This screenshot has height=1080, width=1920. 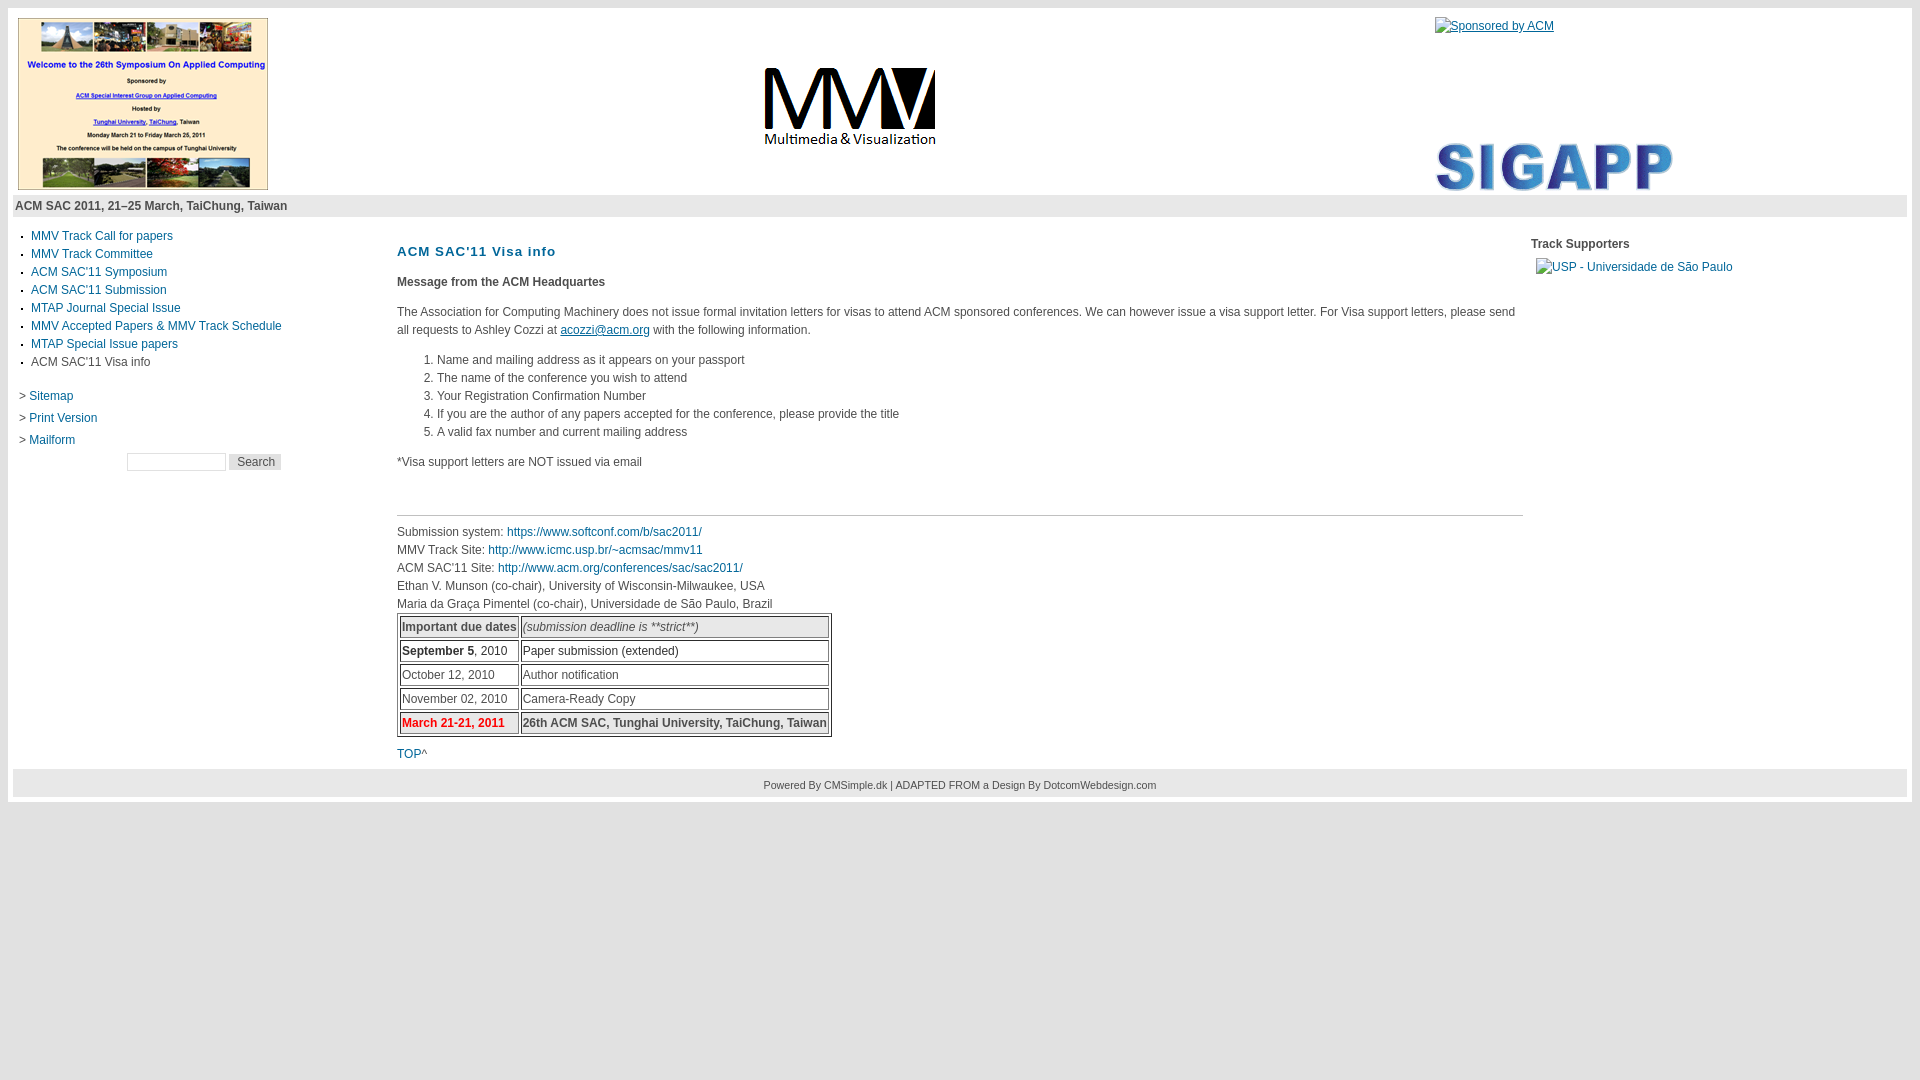 I want to click on 'MTAP Special Issue papers', so click(x=103, y=342).